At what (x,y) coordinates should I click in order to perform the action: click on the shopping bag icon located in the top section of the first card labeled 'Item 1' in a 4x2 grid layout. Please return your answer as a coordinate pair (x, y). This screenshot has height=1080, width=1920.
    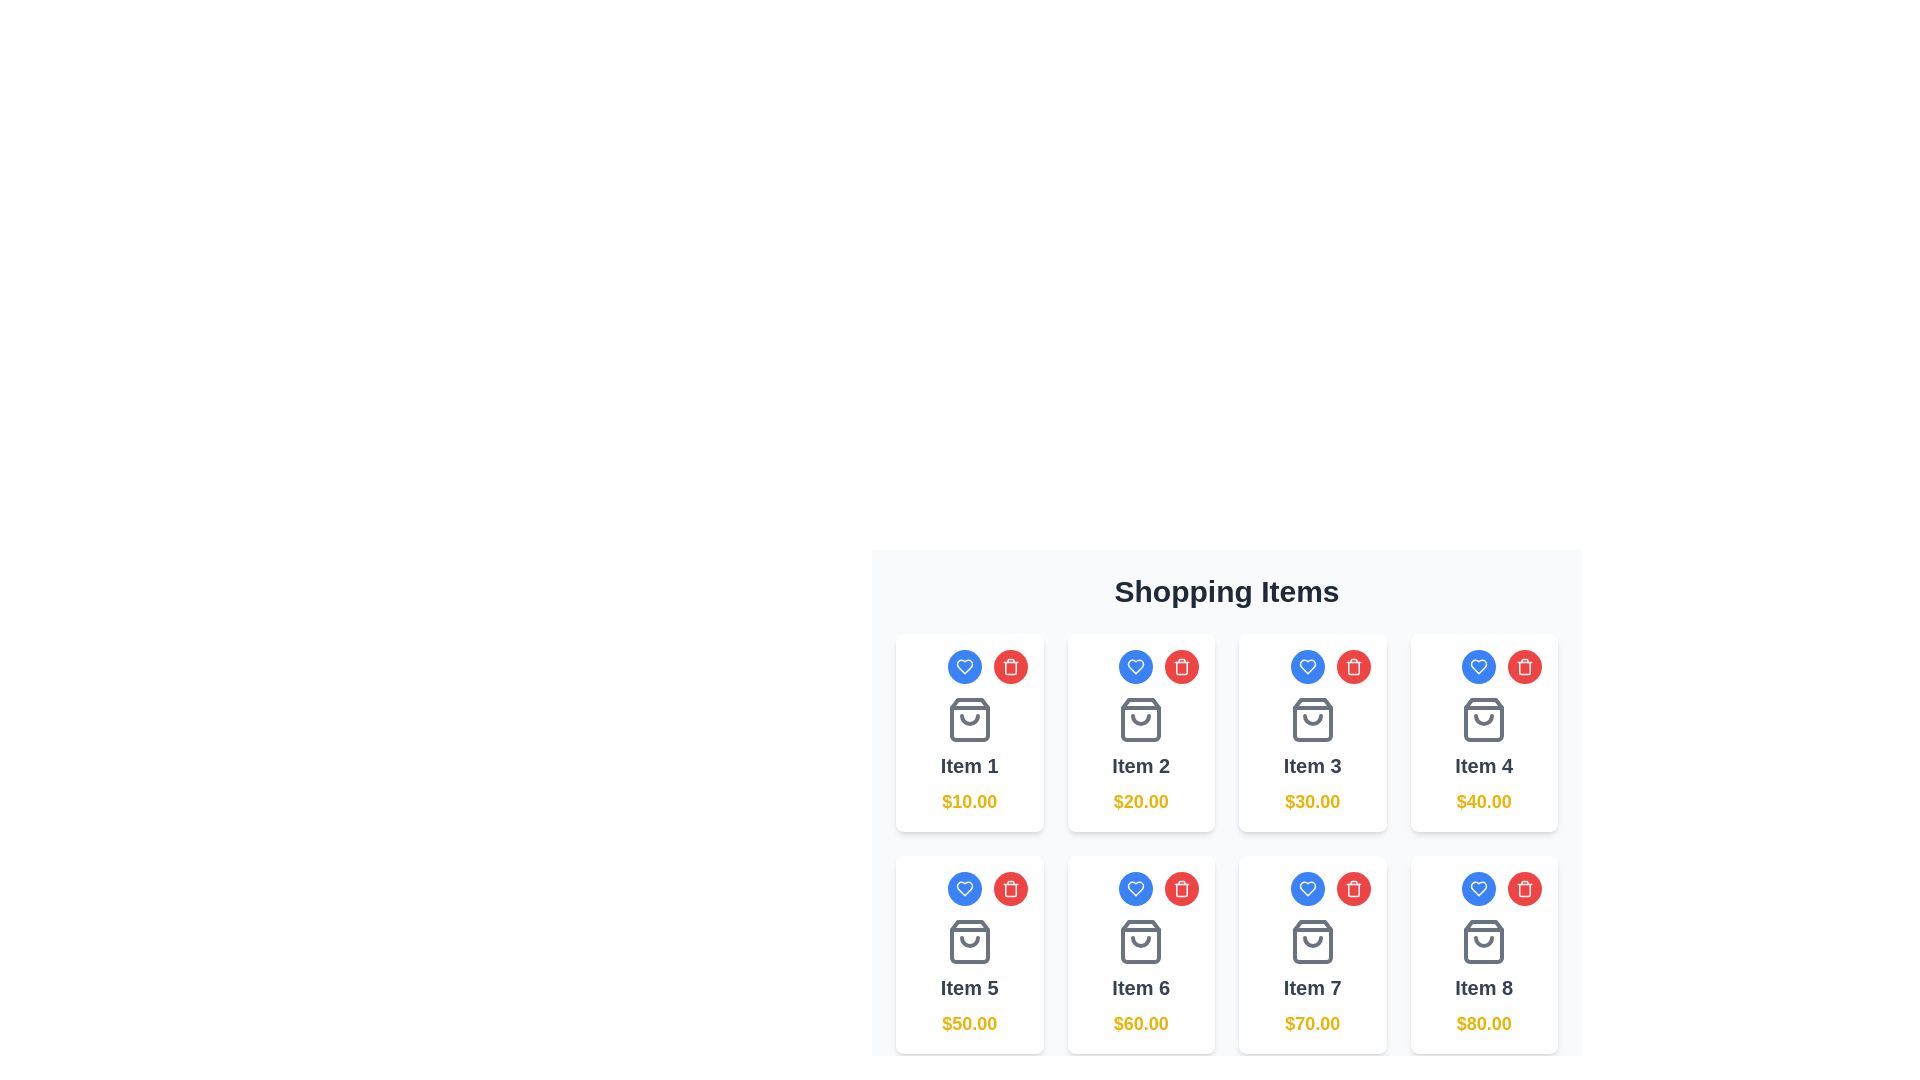
    Looking at the image, I should click on (969, 720).